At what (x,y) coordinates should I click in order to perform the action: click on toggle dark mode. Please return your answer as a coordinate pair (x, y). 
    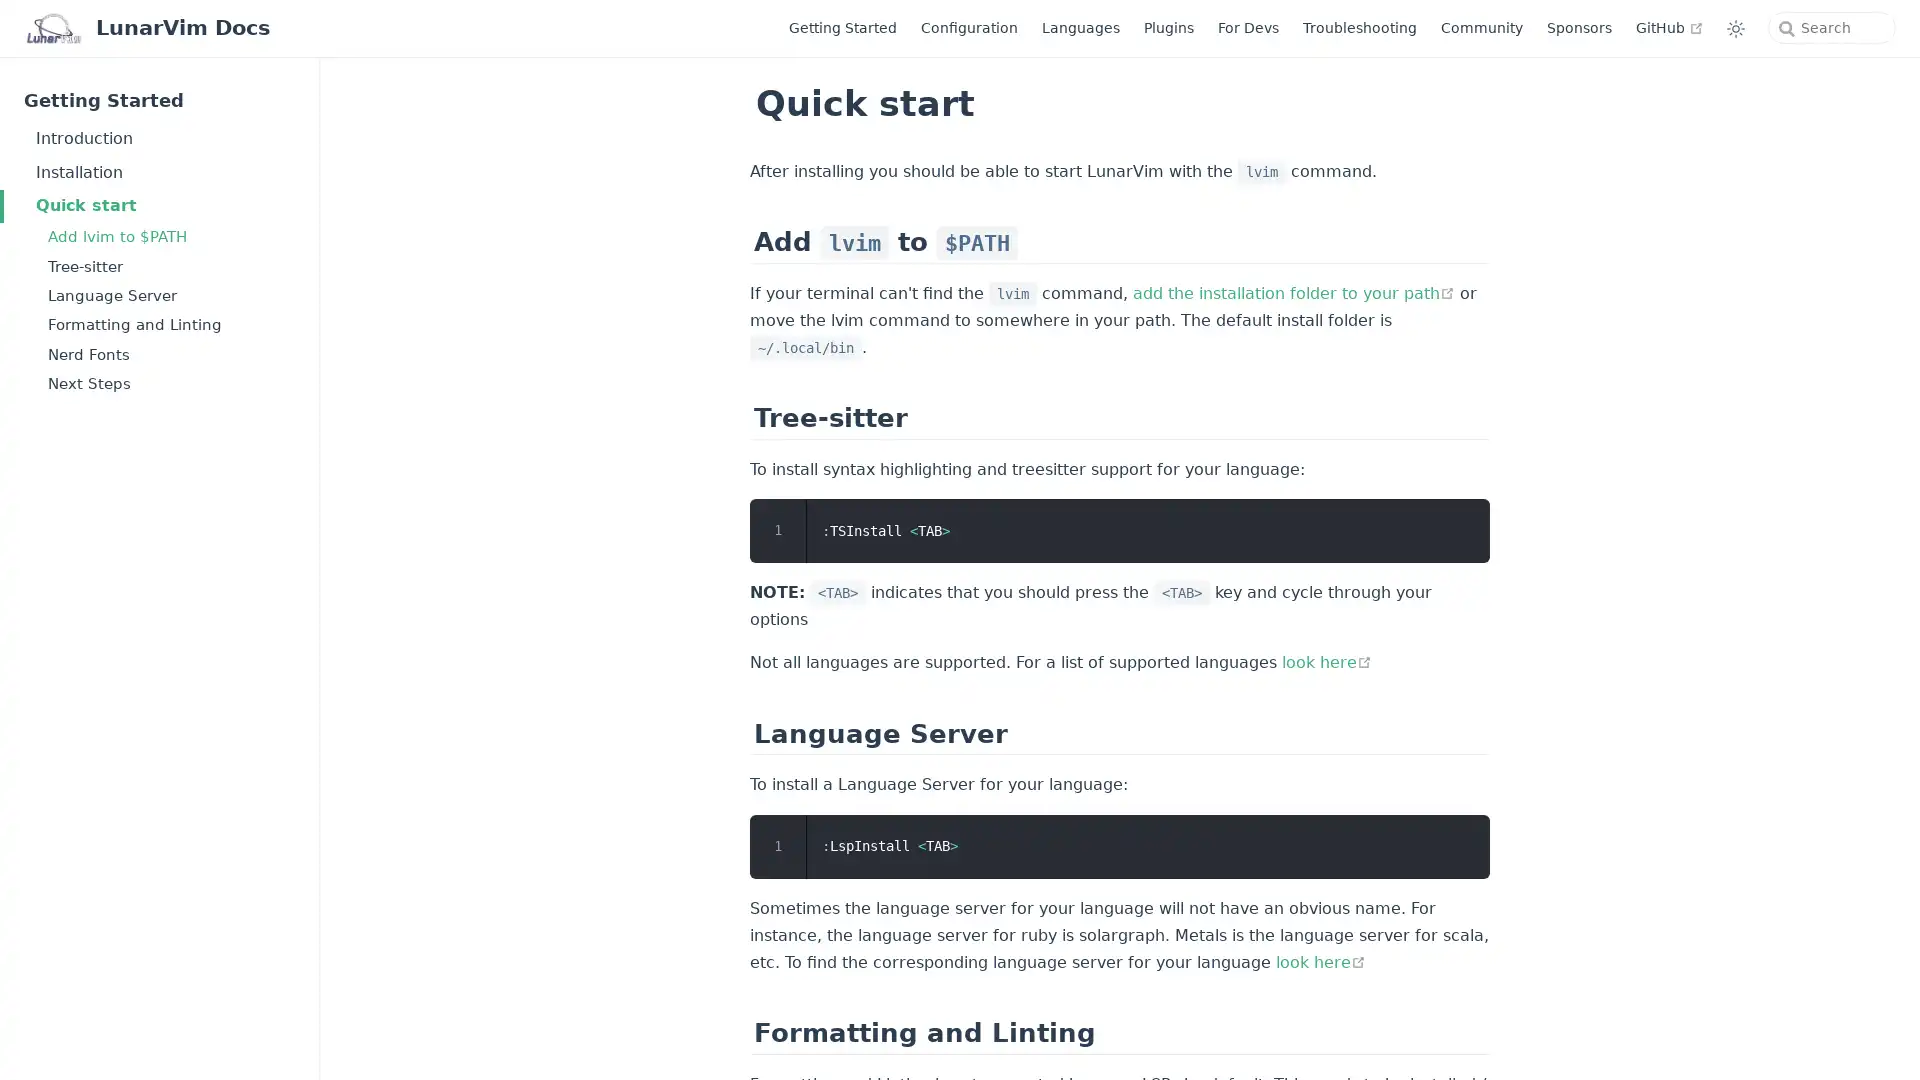
    Looking at the image, I should click on (1735, 27).